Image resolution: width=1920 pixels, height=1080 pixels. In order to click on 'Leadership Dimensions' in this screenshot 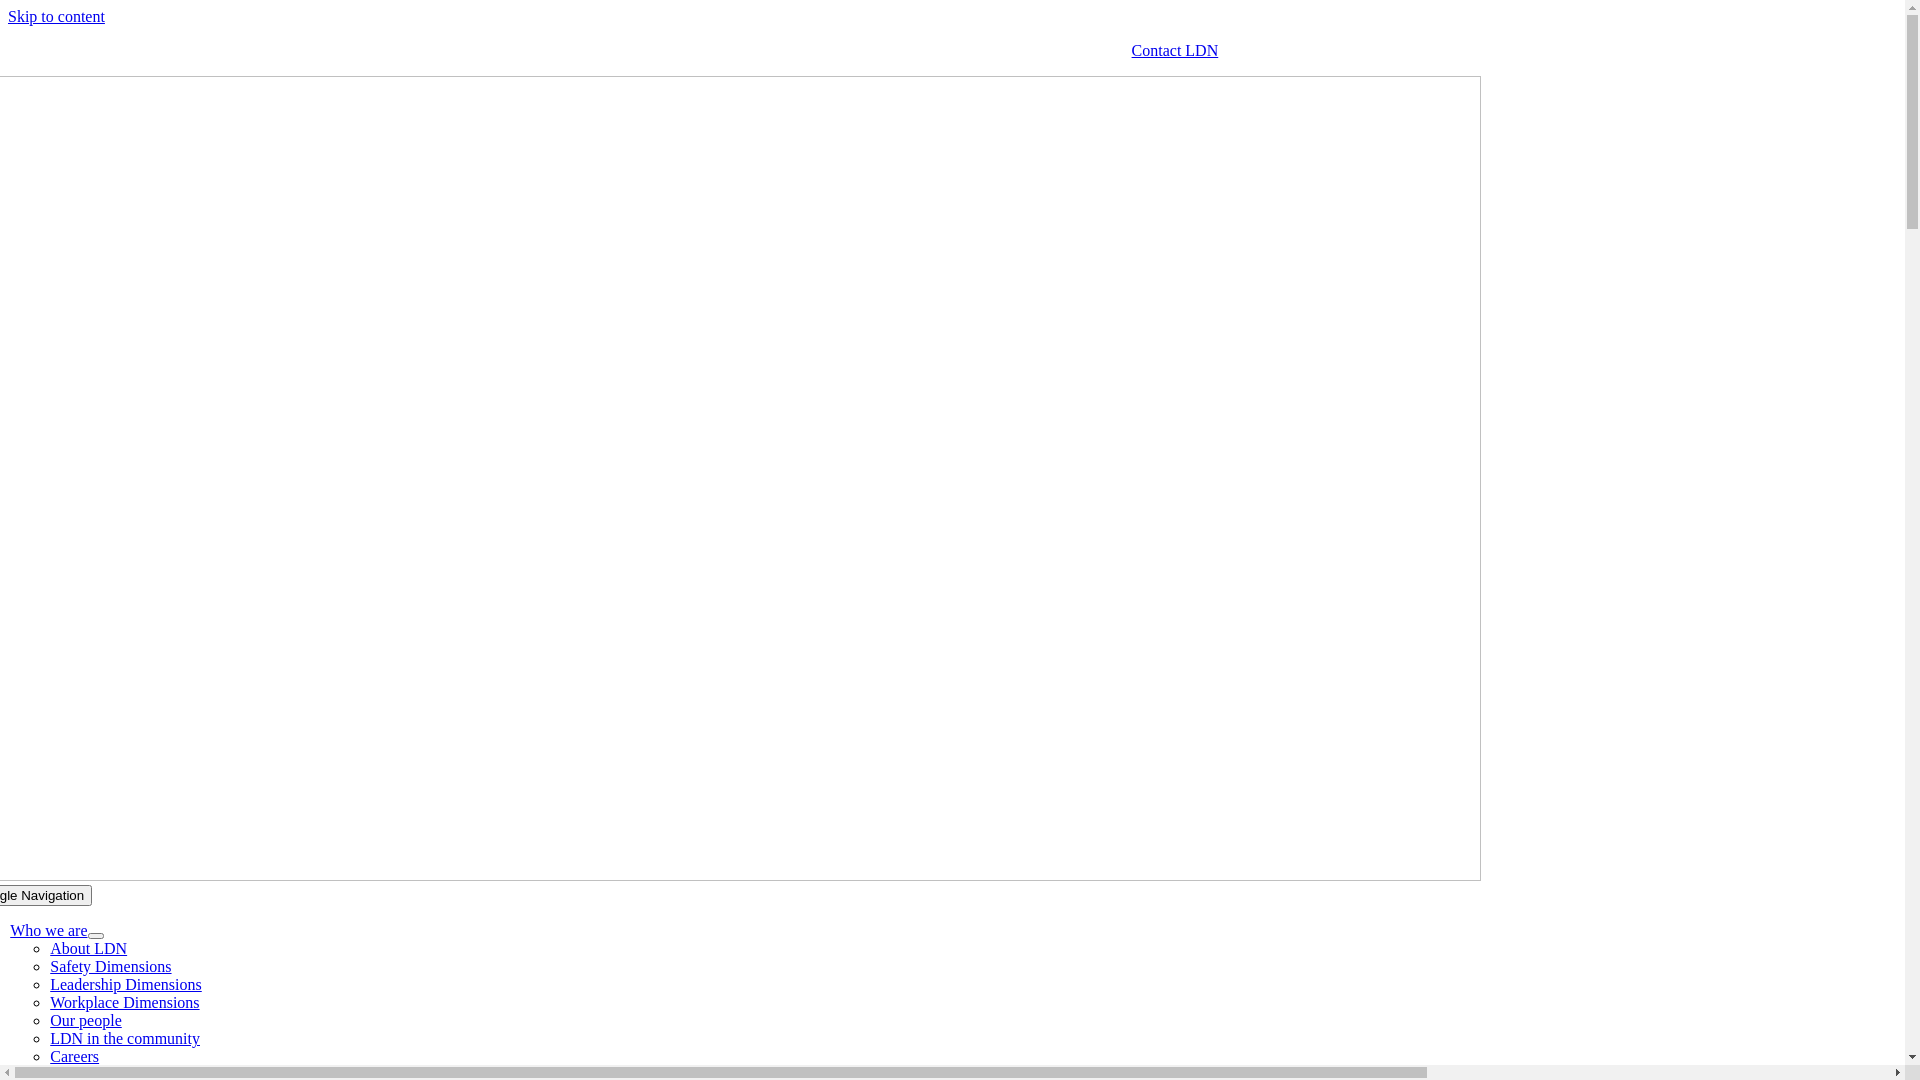, I will do `click(124, 983)`.